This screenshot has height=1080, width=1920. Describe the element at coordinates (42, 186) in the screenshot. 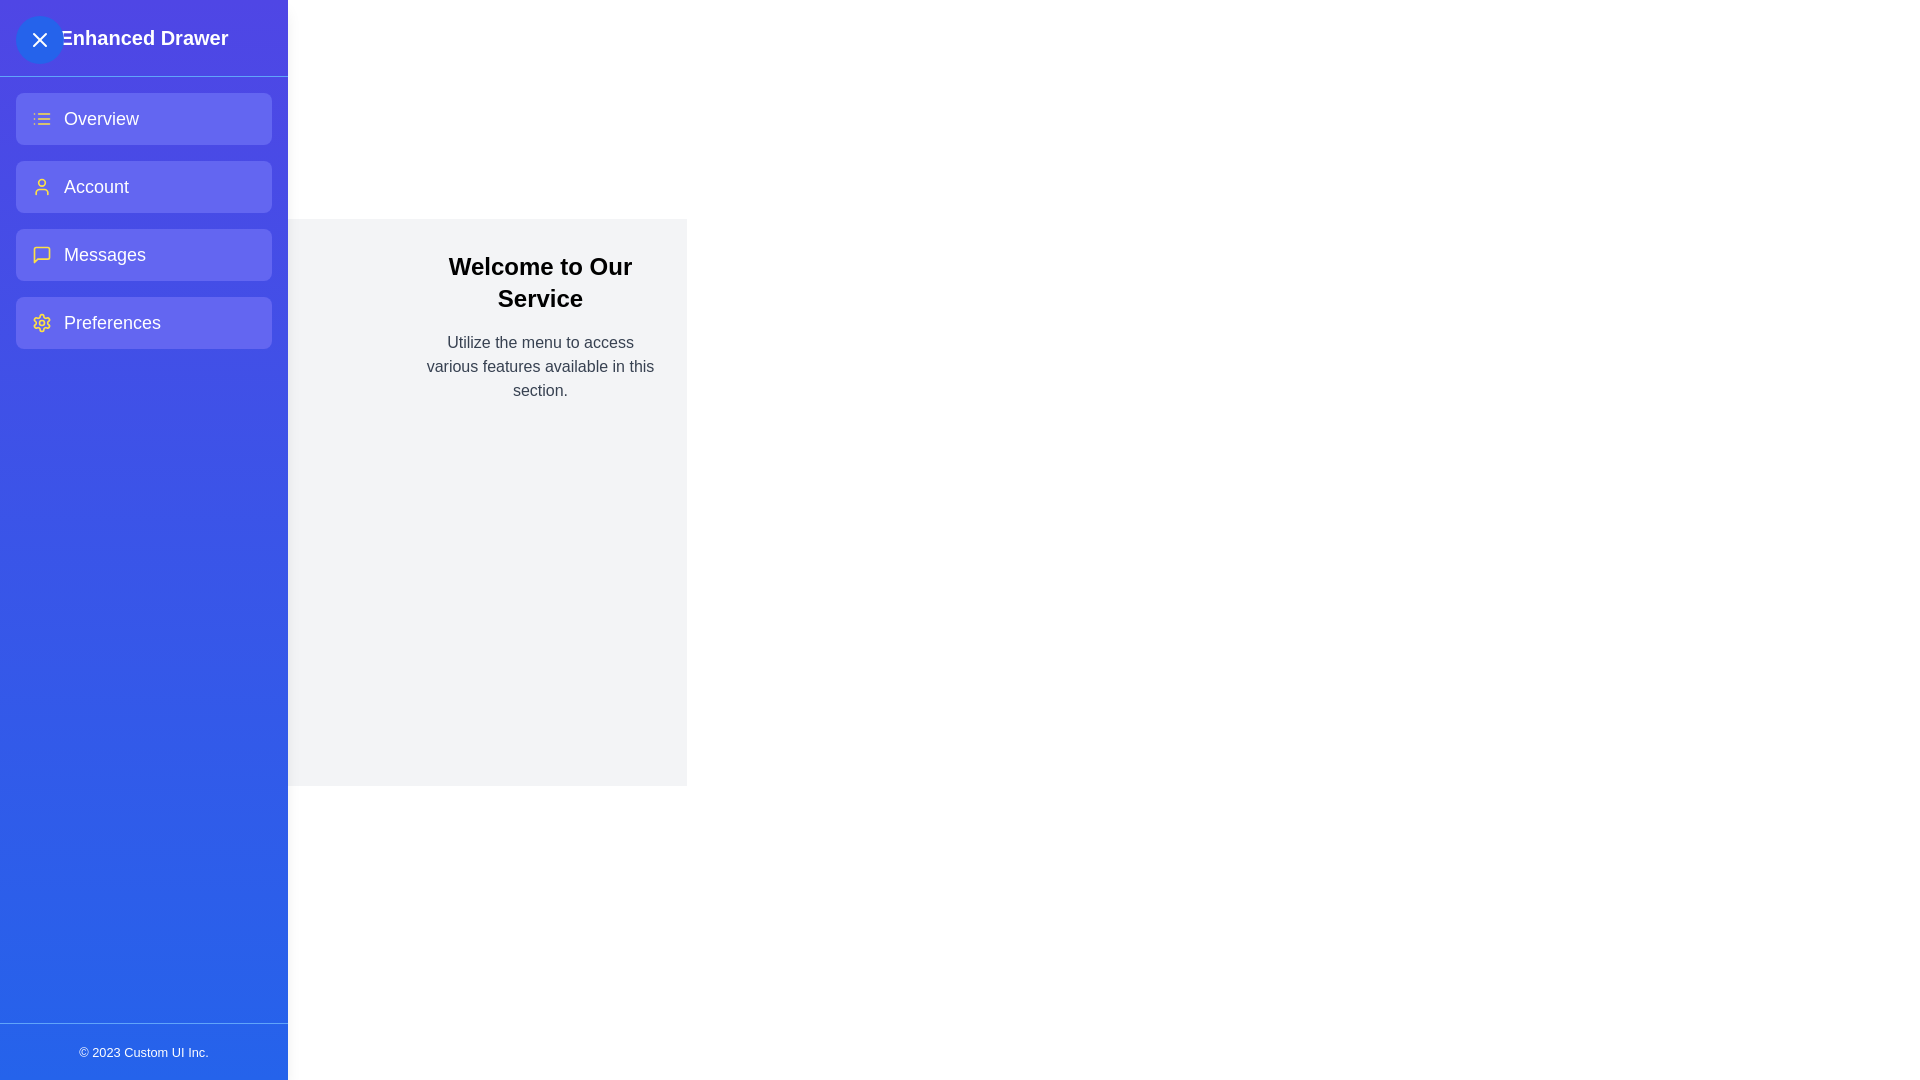

I see `the small circular icon resembling a user silhouette, which has a yellow stroke on a blue background, located to the left of the 'Account' text label in the third menu item of the vertical navigation panel` at that location.